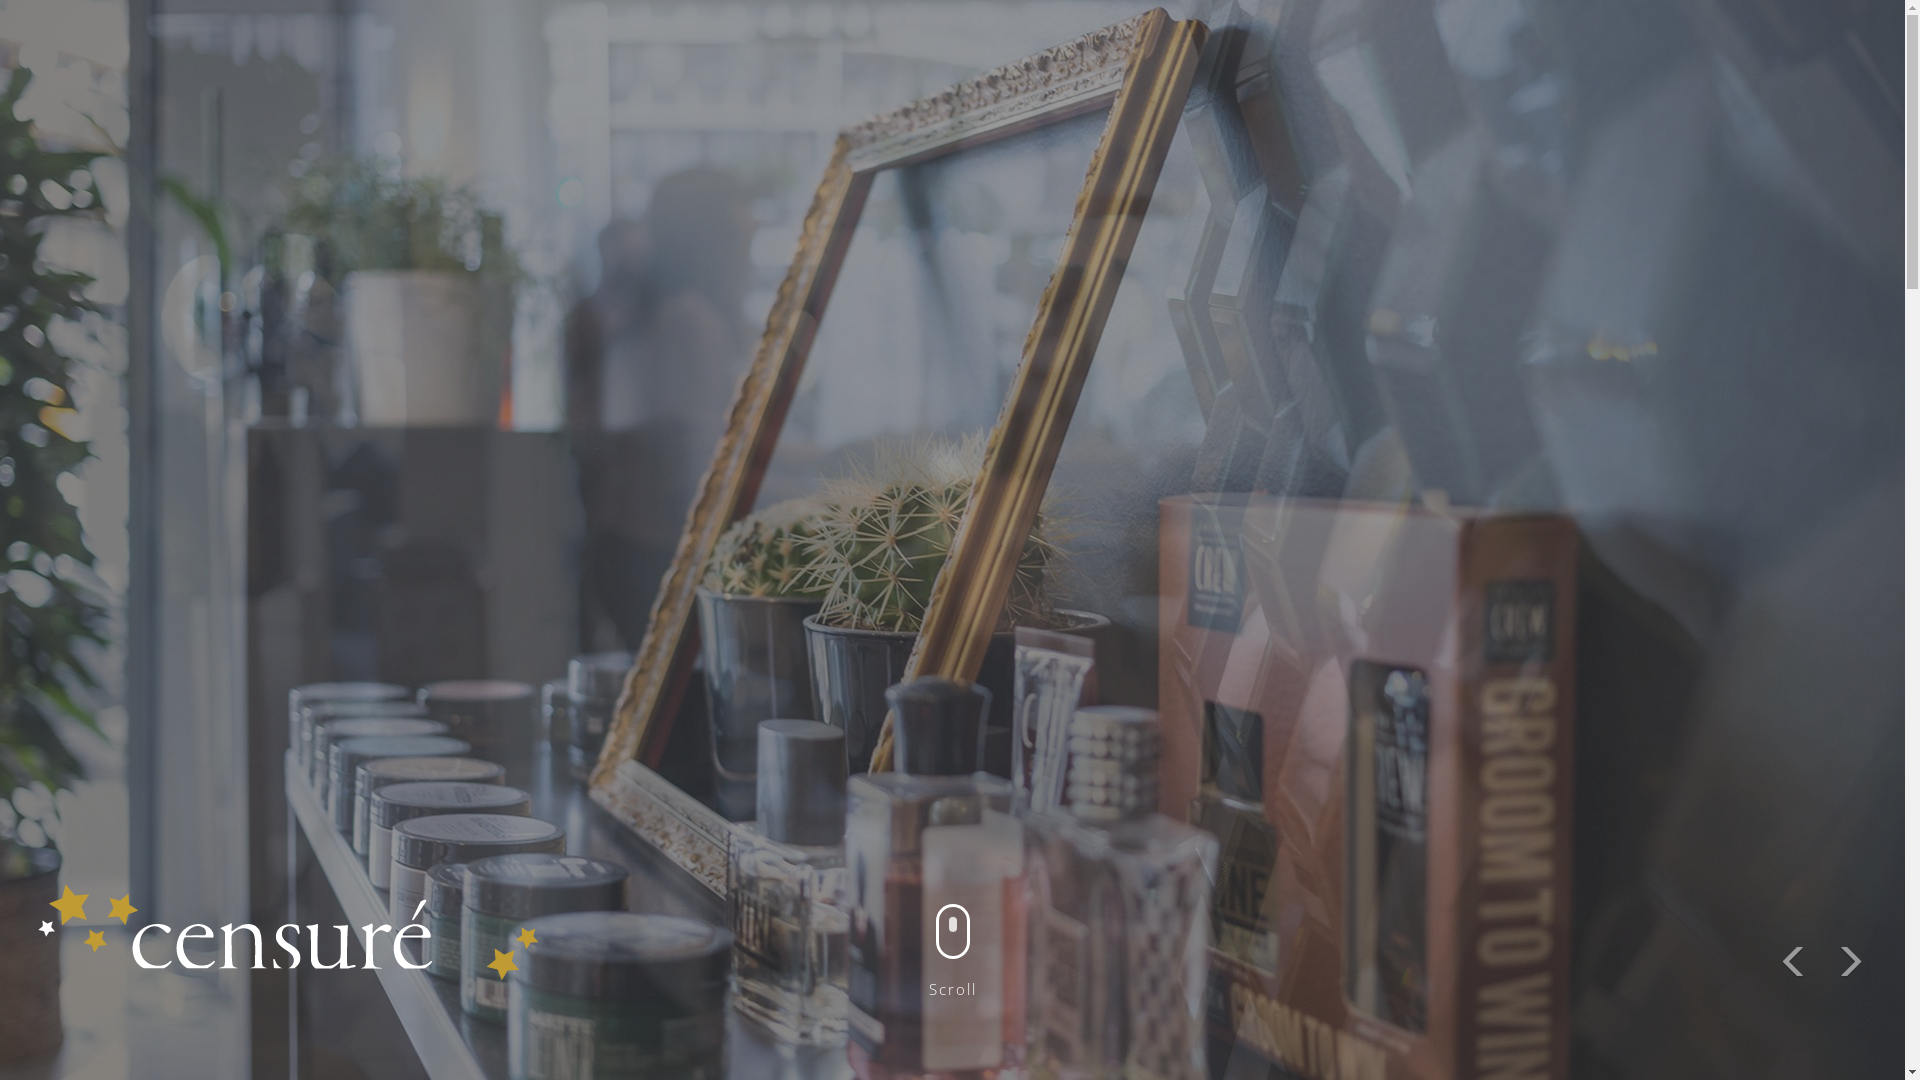  Describe the element at coordinates (1848, 963) in the screenshot. I see `'Next'` at that location.